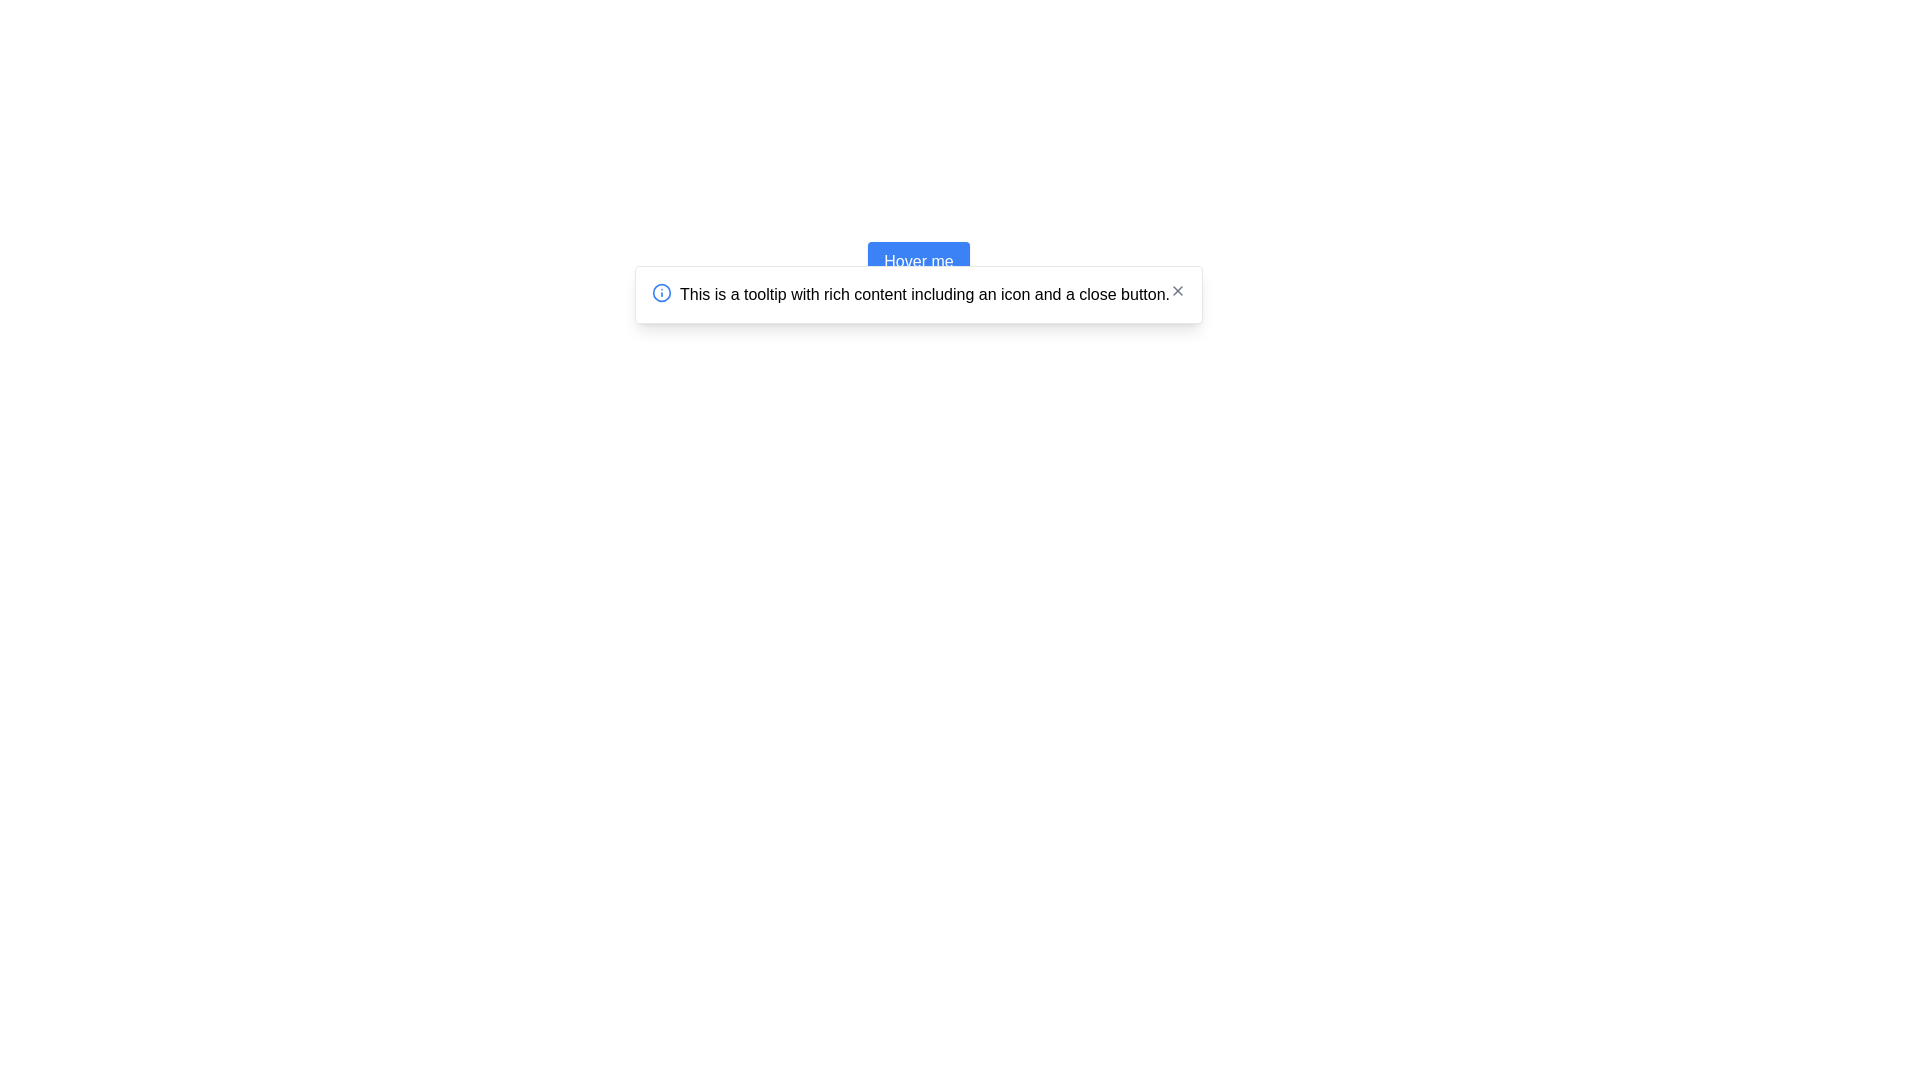 The image size is (1920, 1080). Describe the element at coordinates (1178, 290) in the screenshot. I see `the close (X) button located at the top-right corner of the tooltip to activate its hover effects` at that location.